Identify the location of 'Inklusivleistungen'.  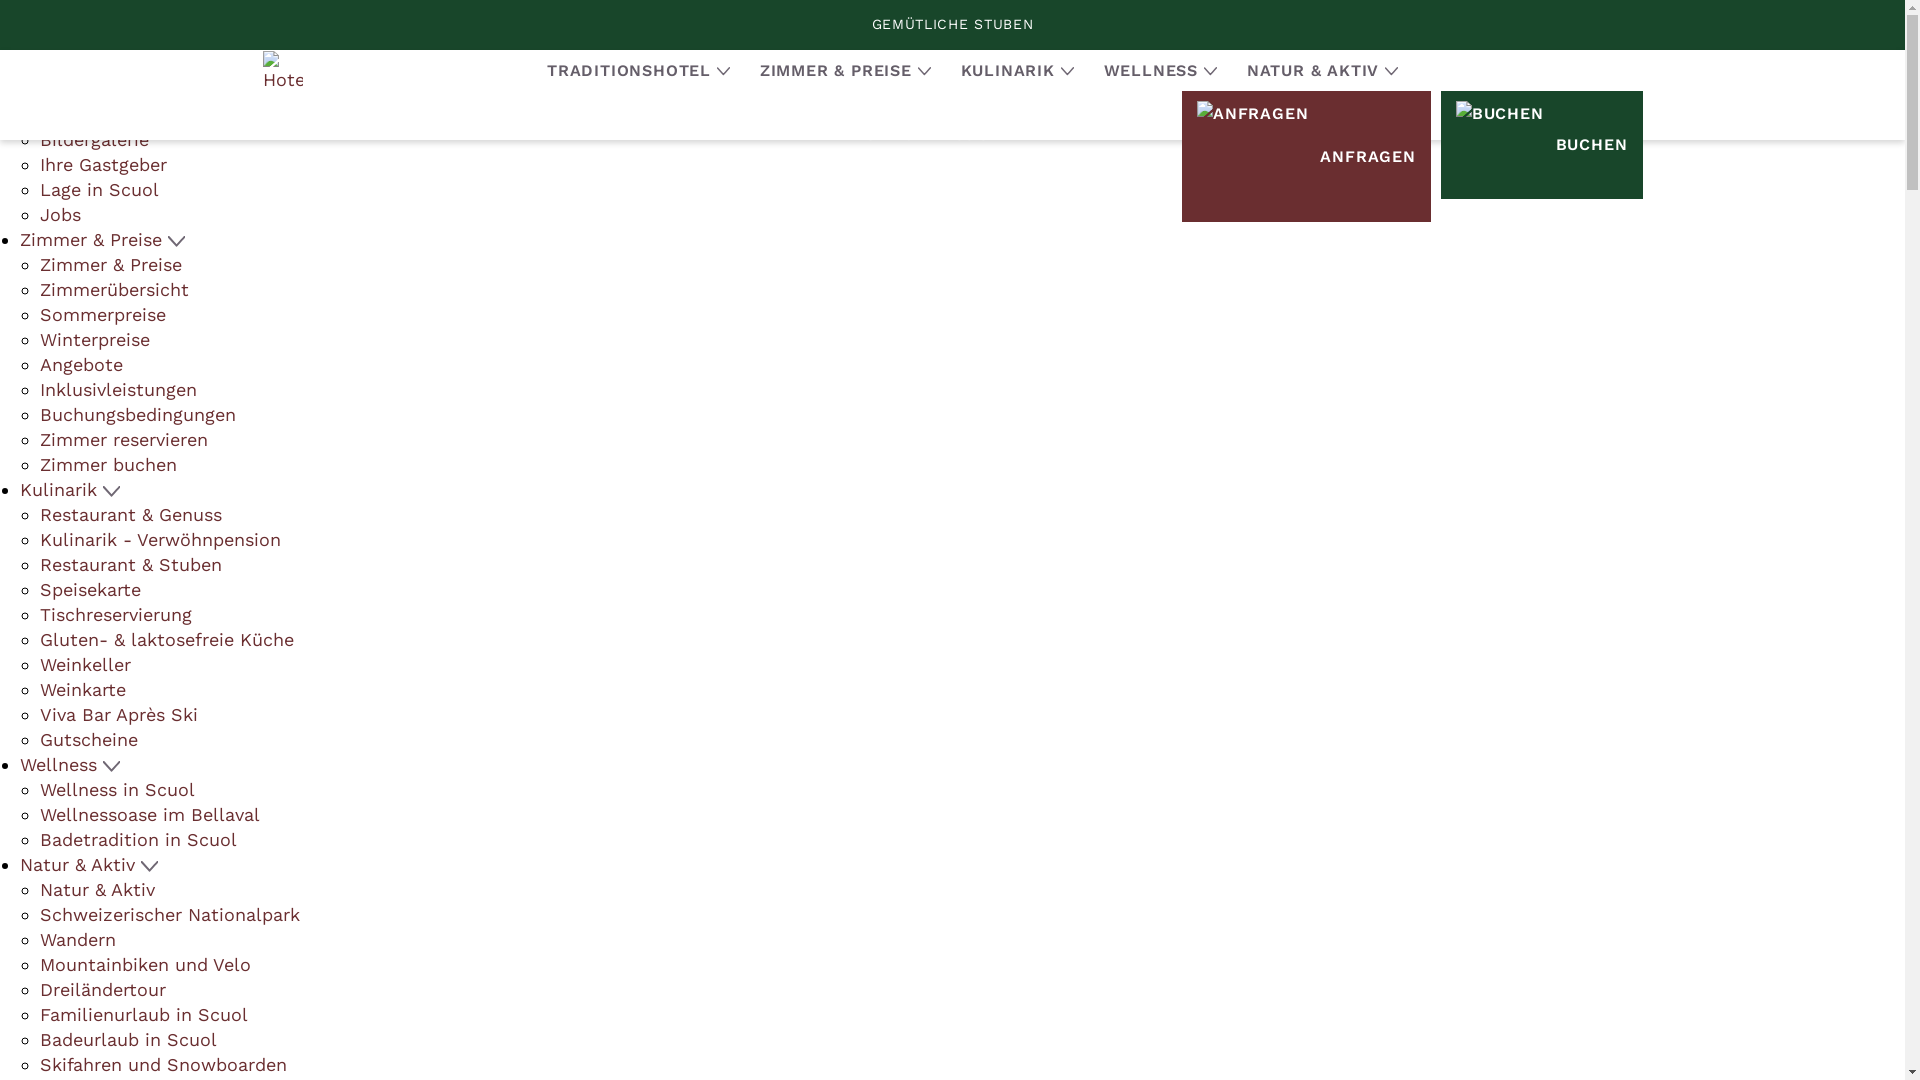
(117, 389).